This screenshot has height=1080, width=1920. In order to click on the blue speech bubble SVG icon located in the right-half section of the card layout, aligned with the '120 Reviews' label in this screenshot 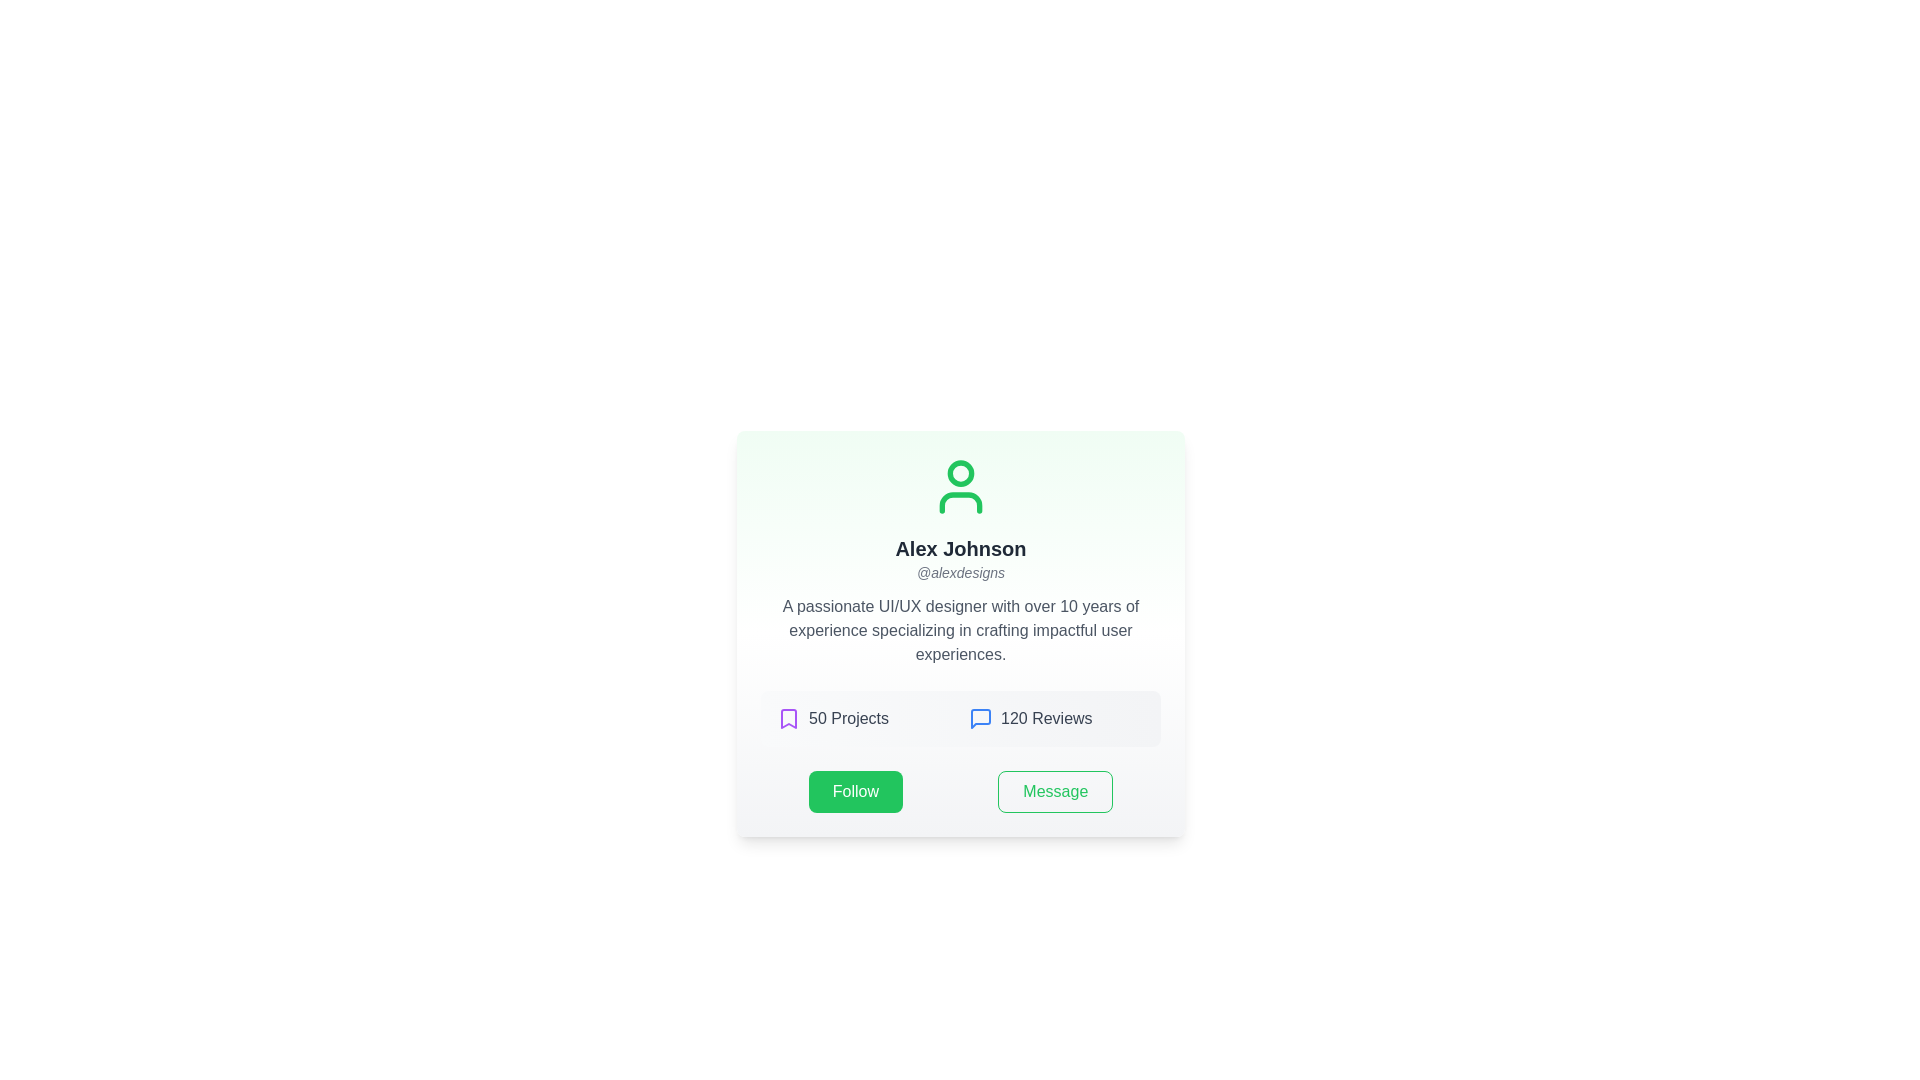, I will do `click(980, 717)`.